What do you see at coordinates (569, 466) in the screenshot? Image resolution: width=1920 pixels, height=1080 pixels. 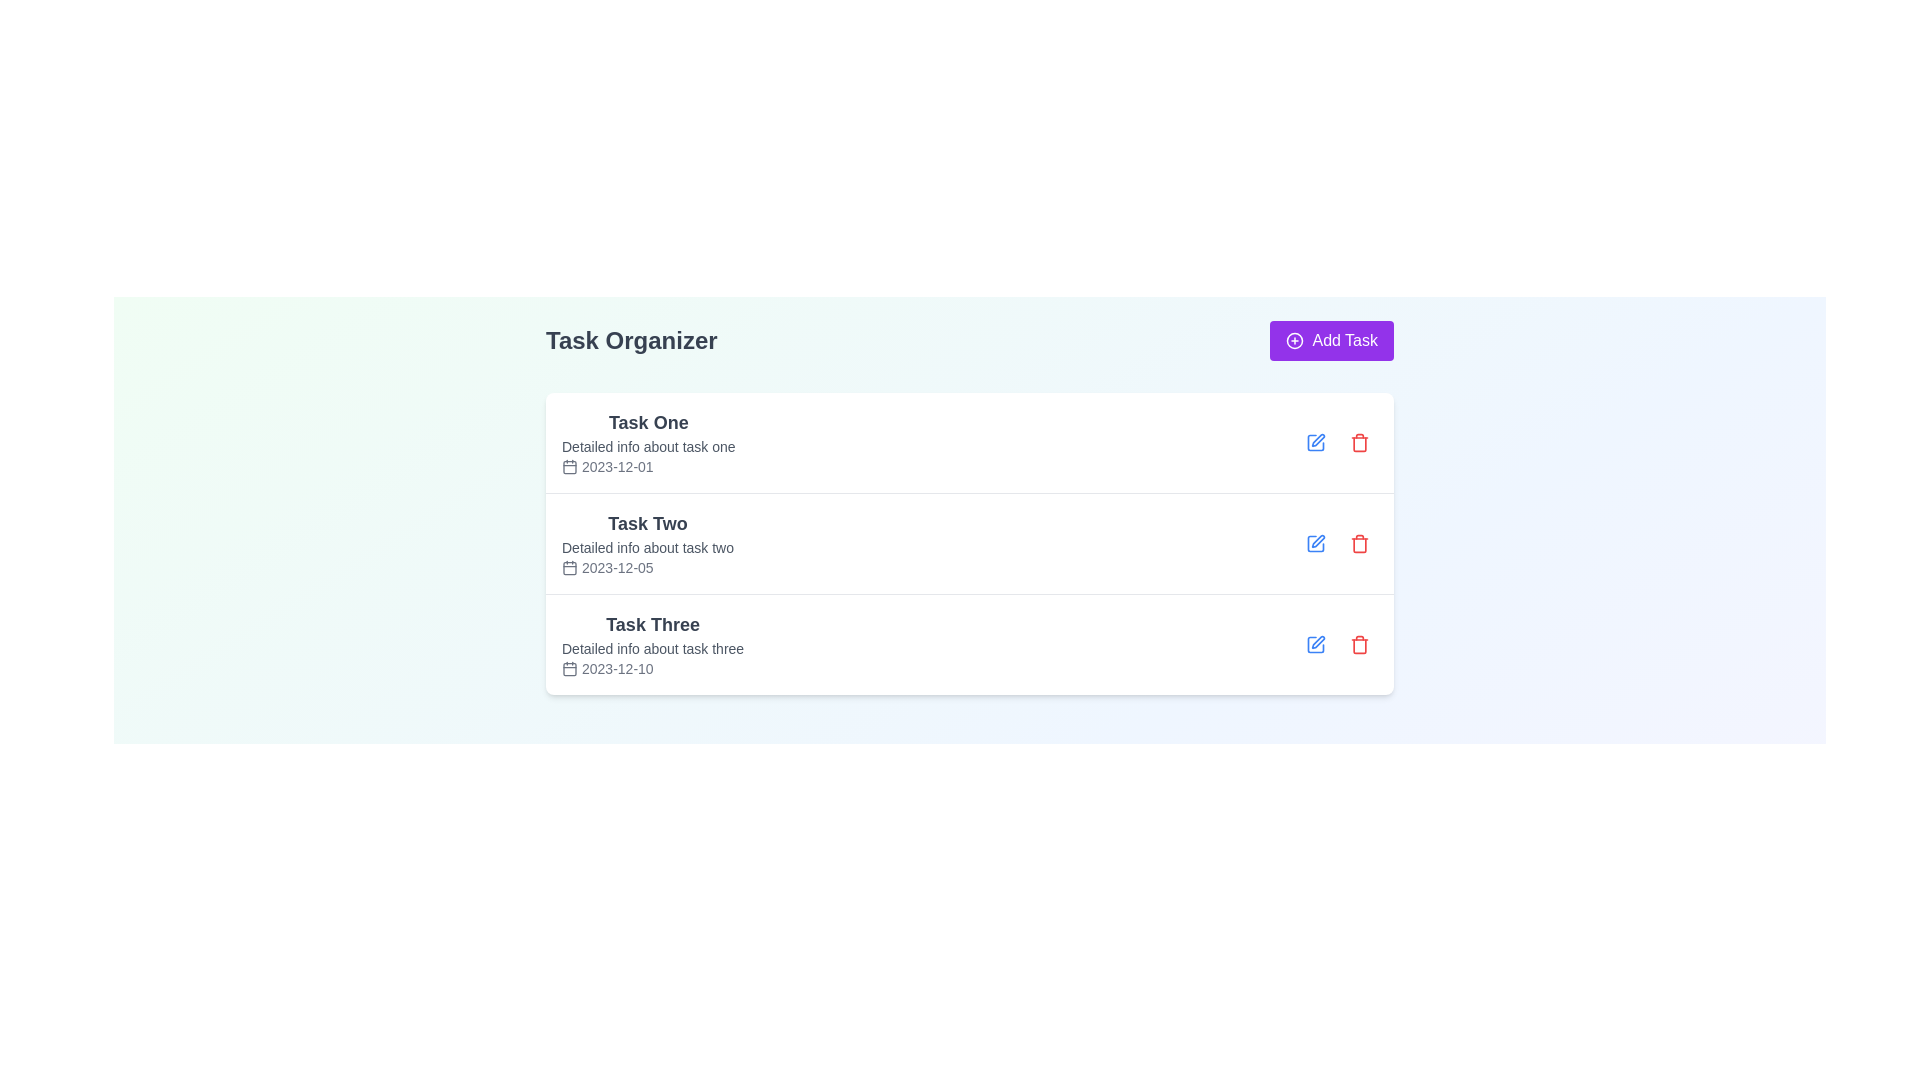 I see `the calendar icon that represents the date in the 'Task One' entry of the task list, located to the left of the '2023-12-01' text` at bounding box center [569, 466].